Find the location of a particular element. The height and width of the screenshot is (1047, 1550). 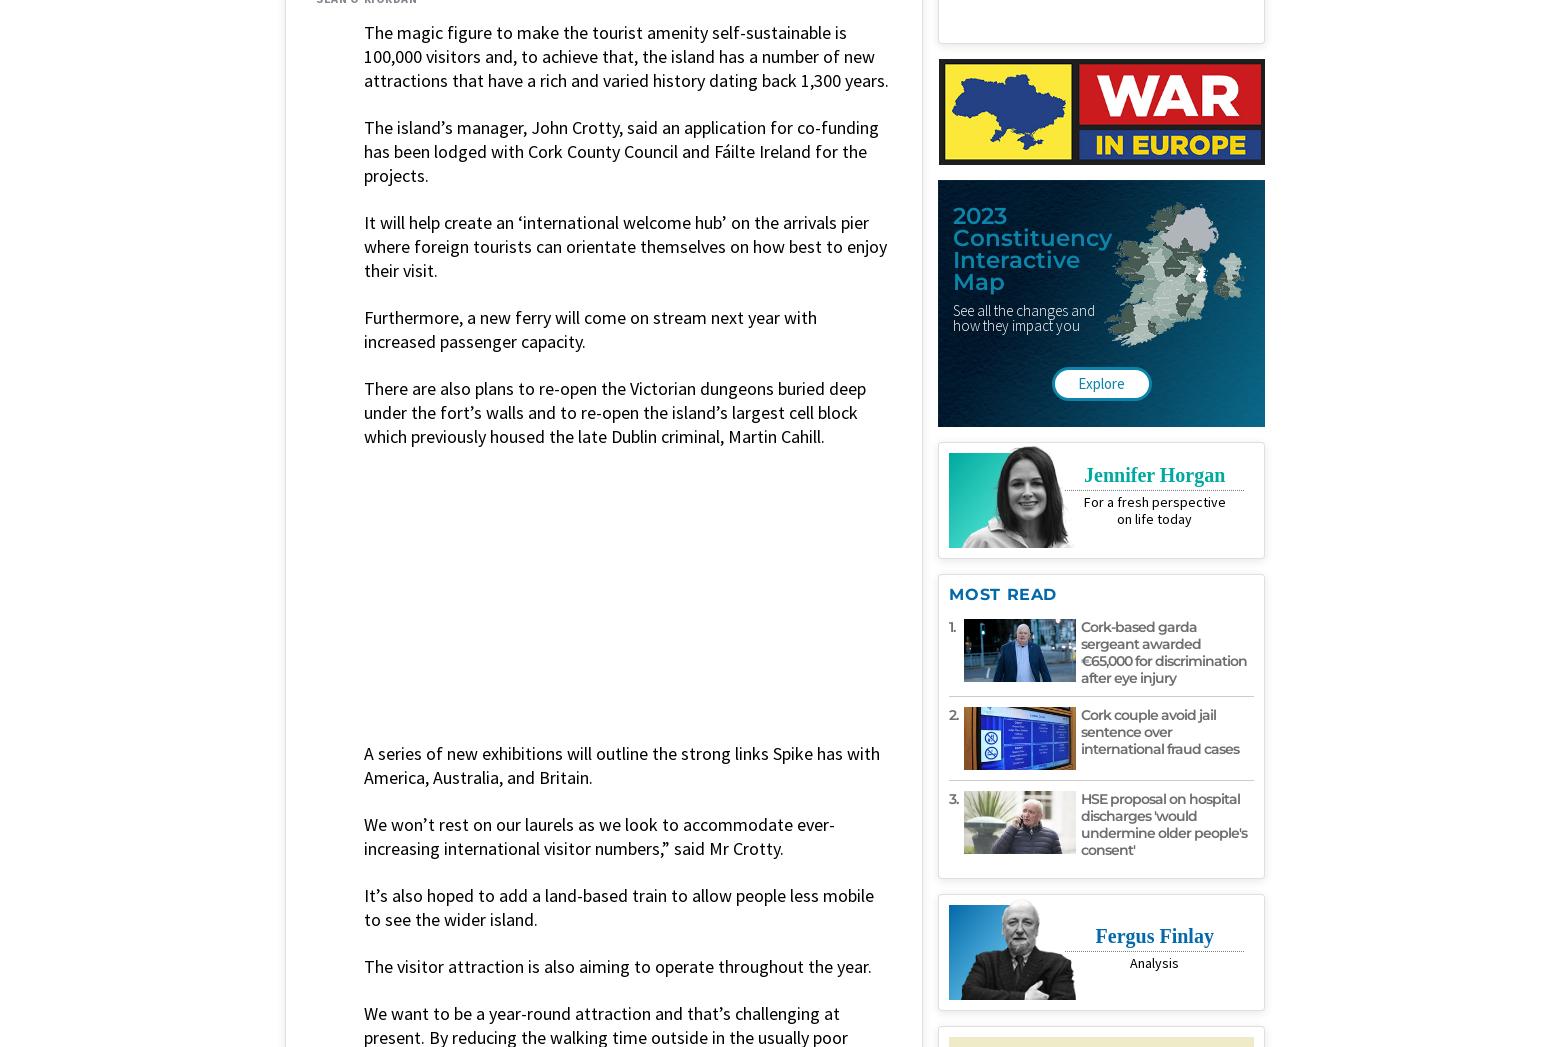

'Place: Dublin' is located at coordinates (661, 272).